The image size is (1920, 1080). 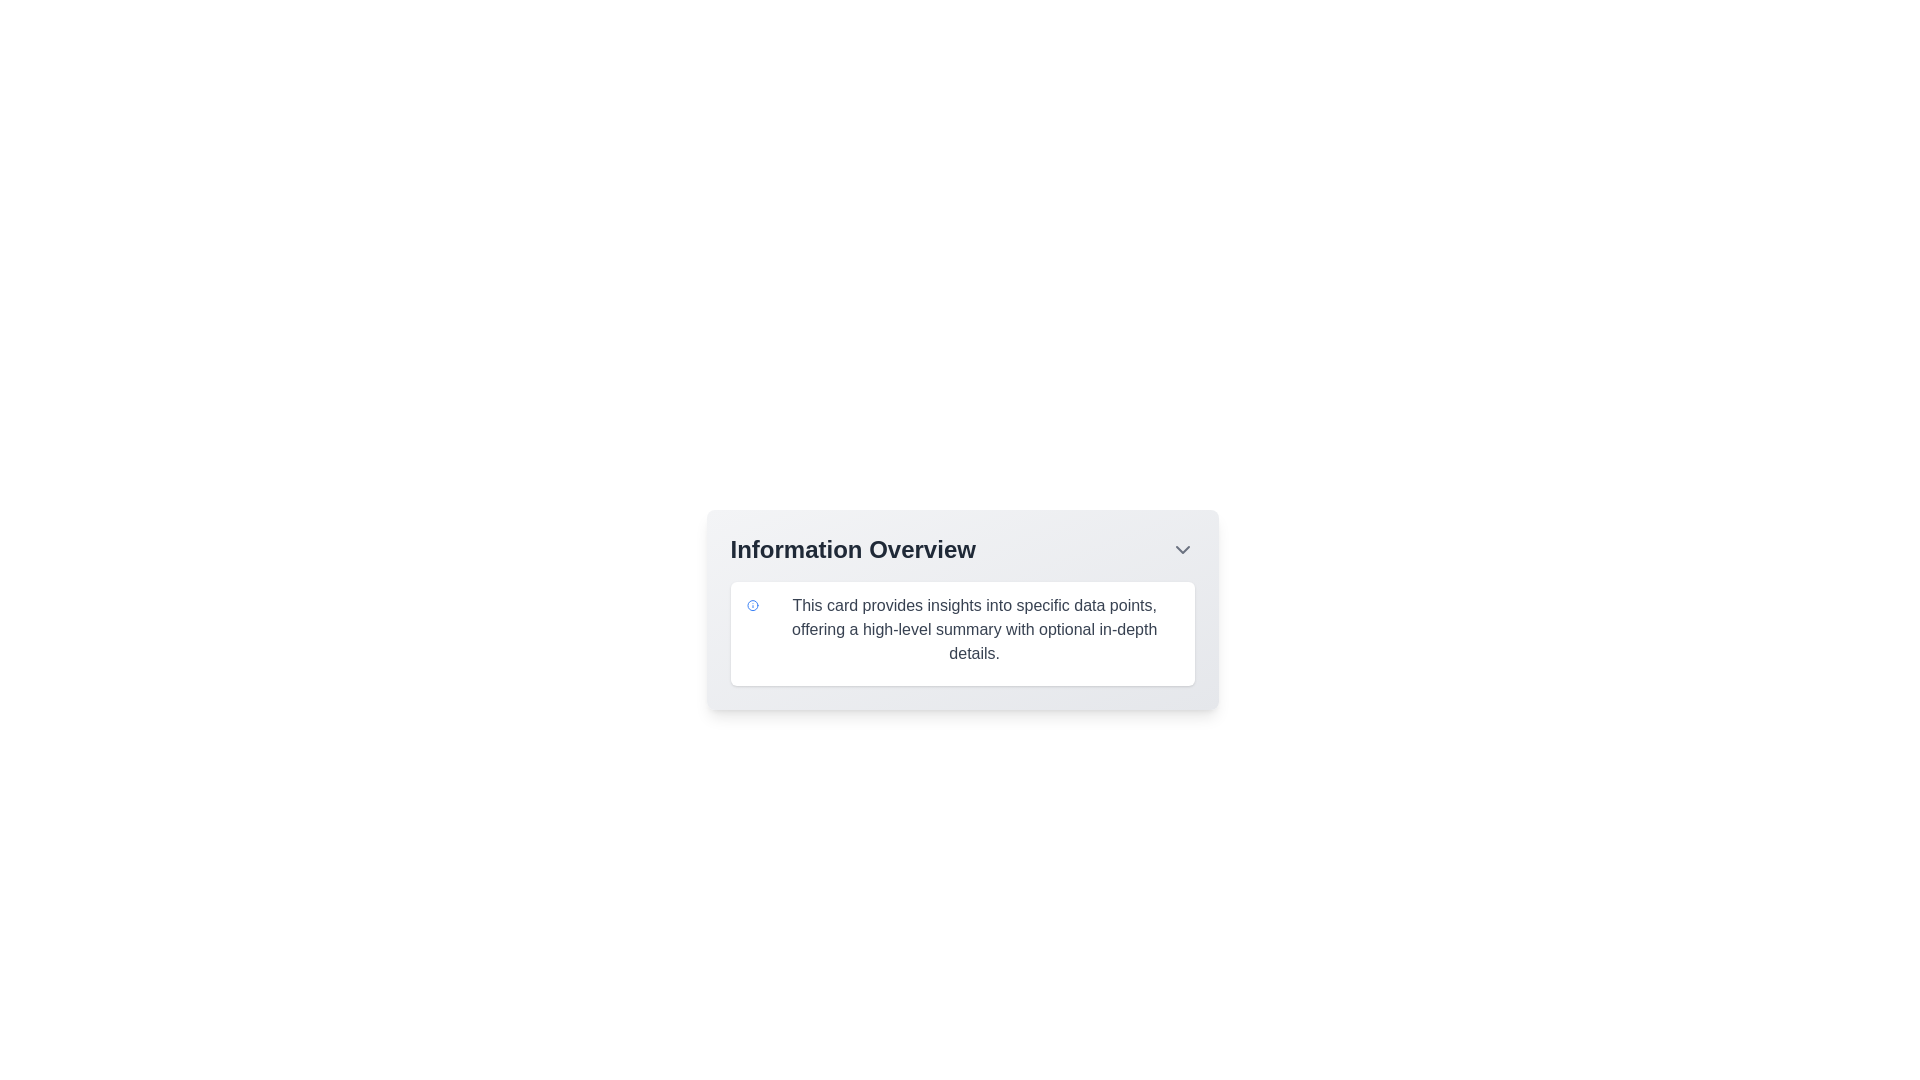 What do you see at coordinates (1182, 550) in the screenshot?
I see `the icon button located at the upper-right corner of the 'Information Overview' section` at bounding box center [1182, 550].